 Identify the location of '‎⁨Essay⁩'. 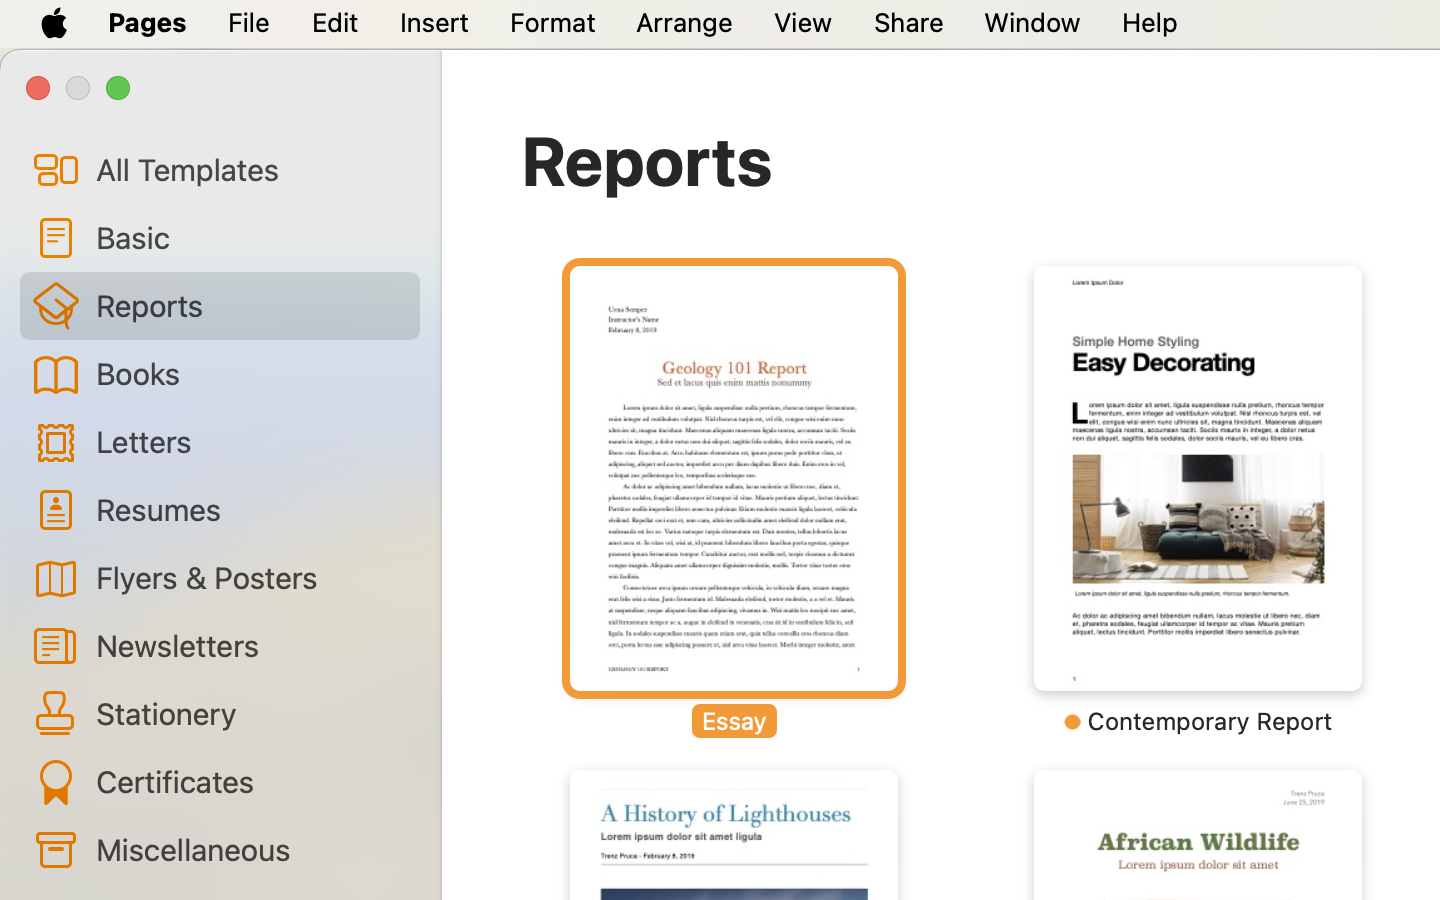
(732, 500).